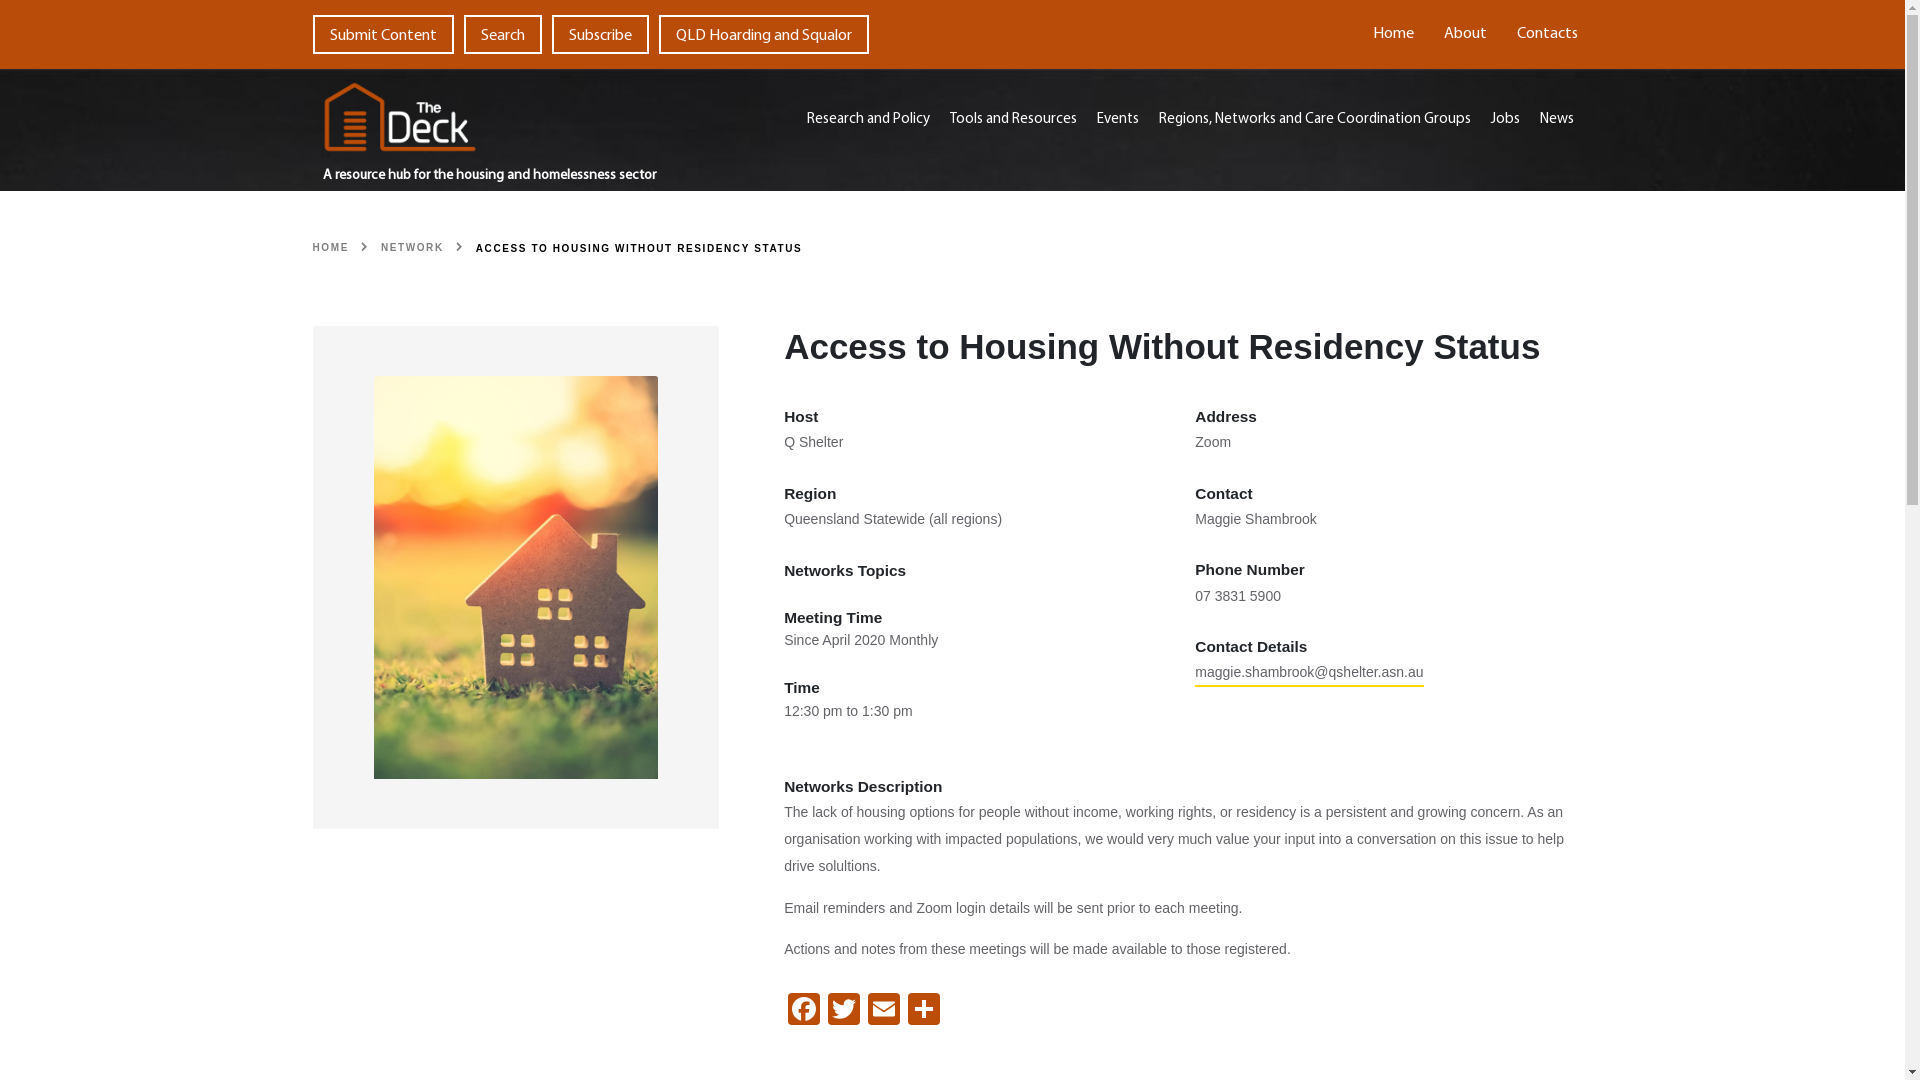  I want to click on 'Home', so click(1392, 34).